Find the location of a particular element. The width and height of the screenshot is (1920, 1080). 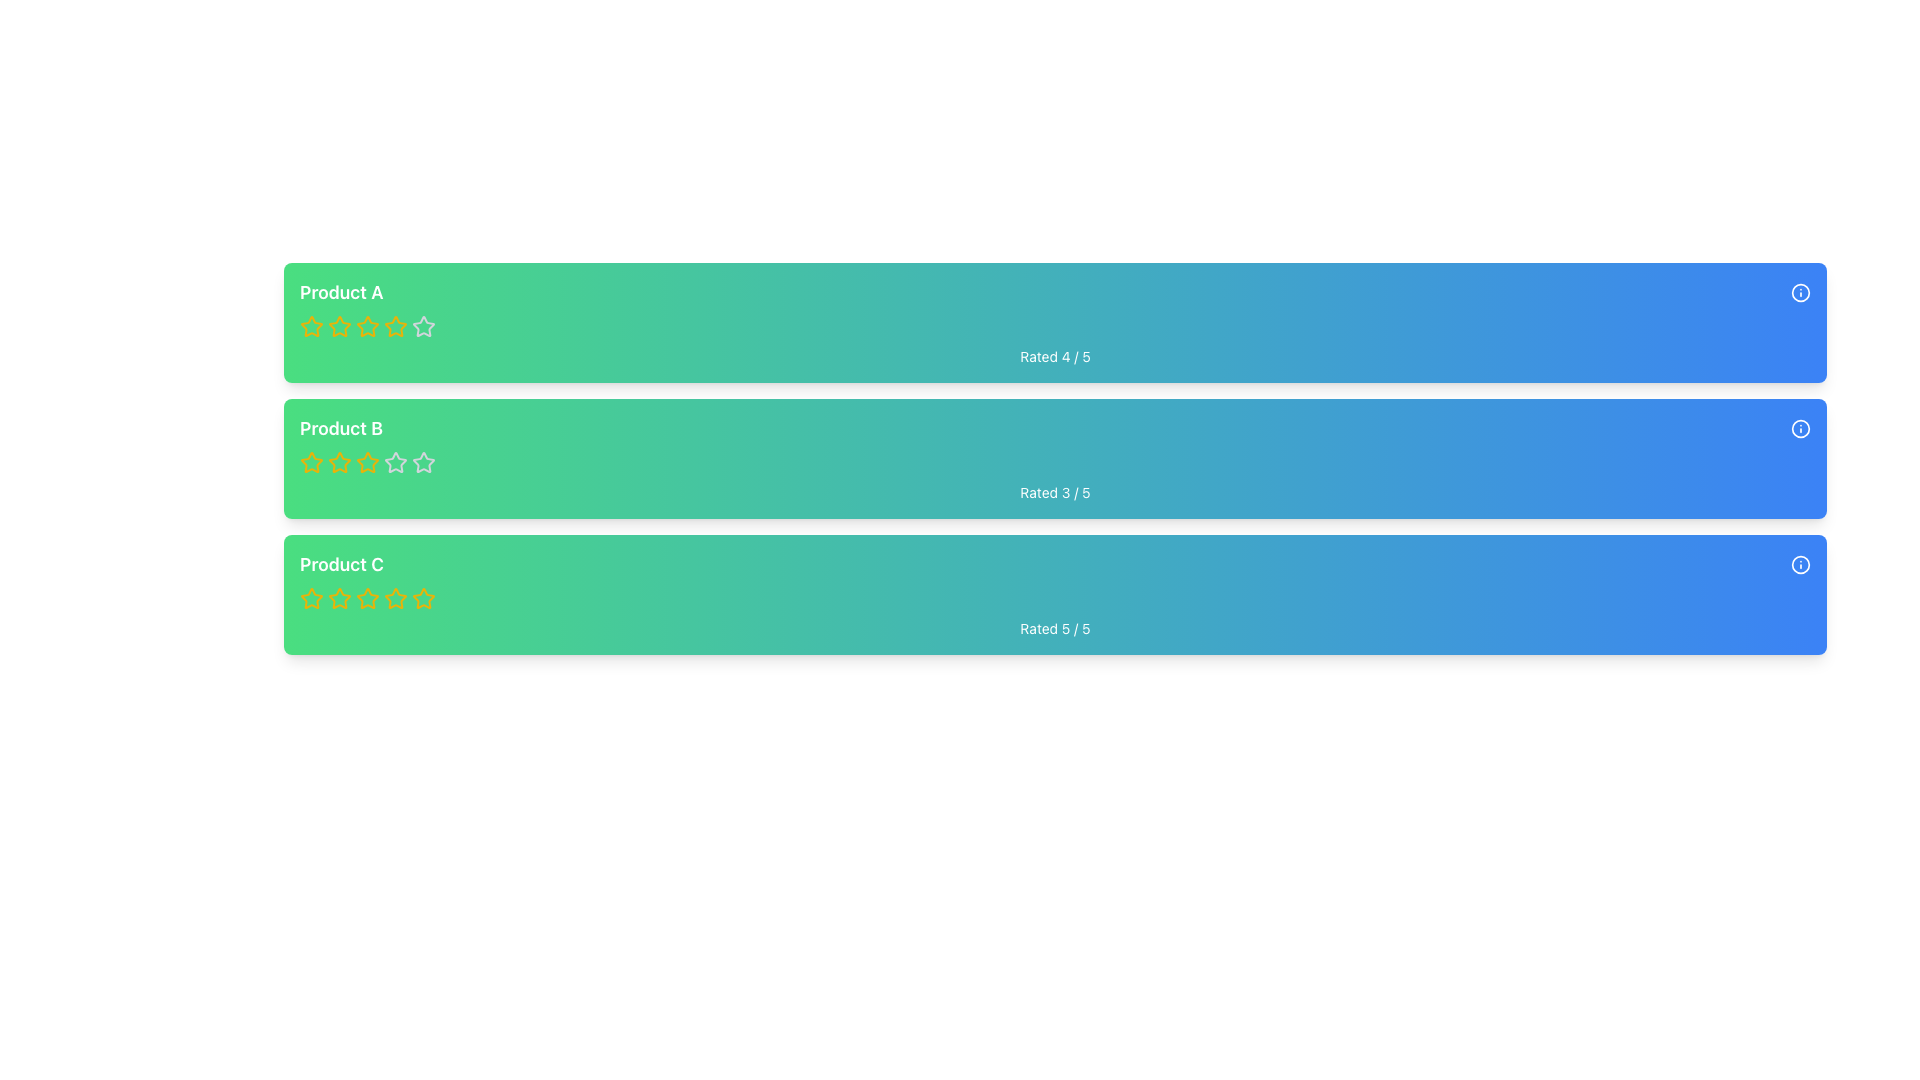

the first star icon in the 5-star rating system adjacent is located at coordinates (311, 325).